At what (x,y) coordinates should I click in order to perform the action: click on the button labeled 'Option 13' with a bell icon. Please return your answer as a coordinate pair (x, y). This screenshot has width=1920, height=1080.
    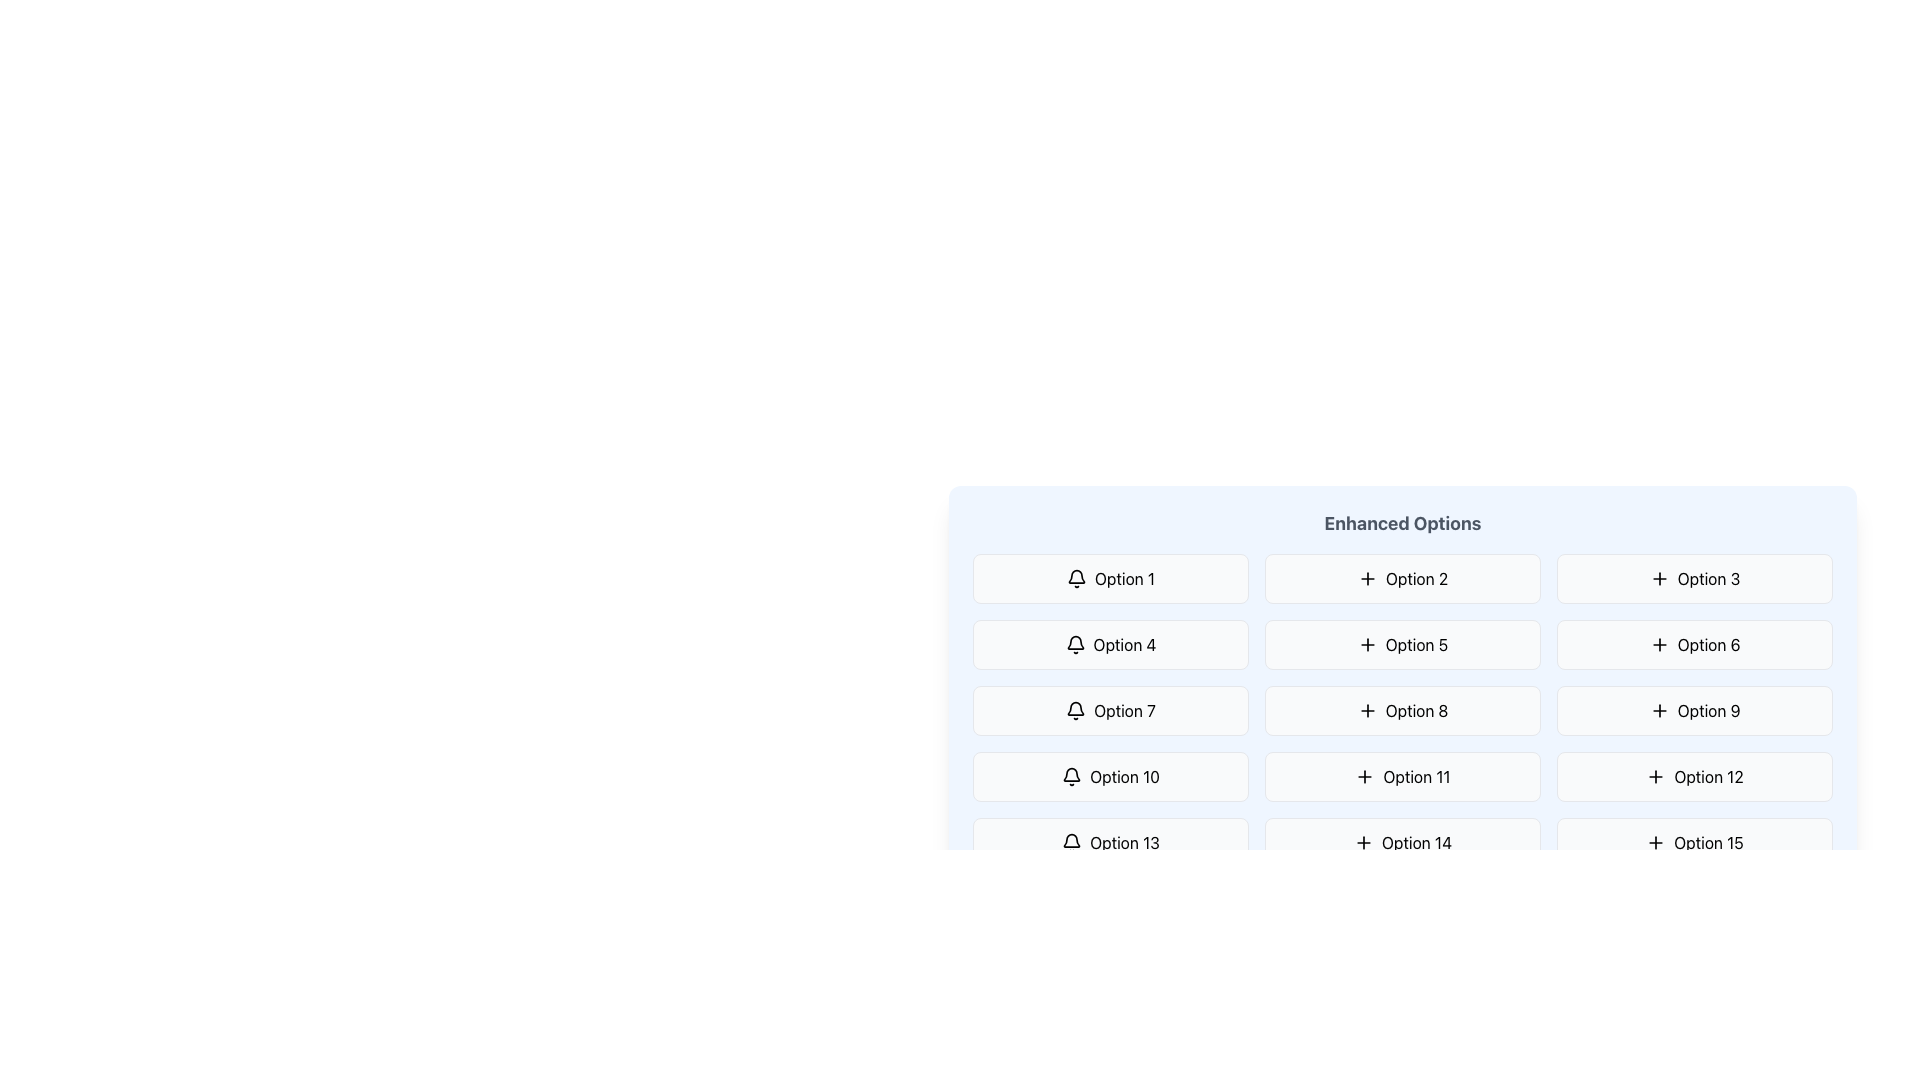
    Looking at the image, I should click on (1109, 843).